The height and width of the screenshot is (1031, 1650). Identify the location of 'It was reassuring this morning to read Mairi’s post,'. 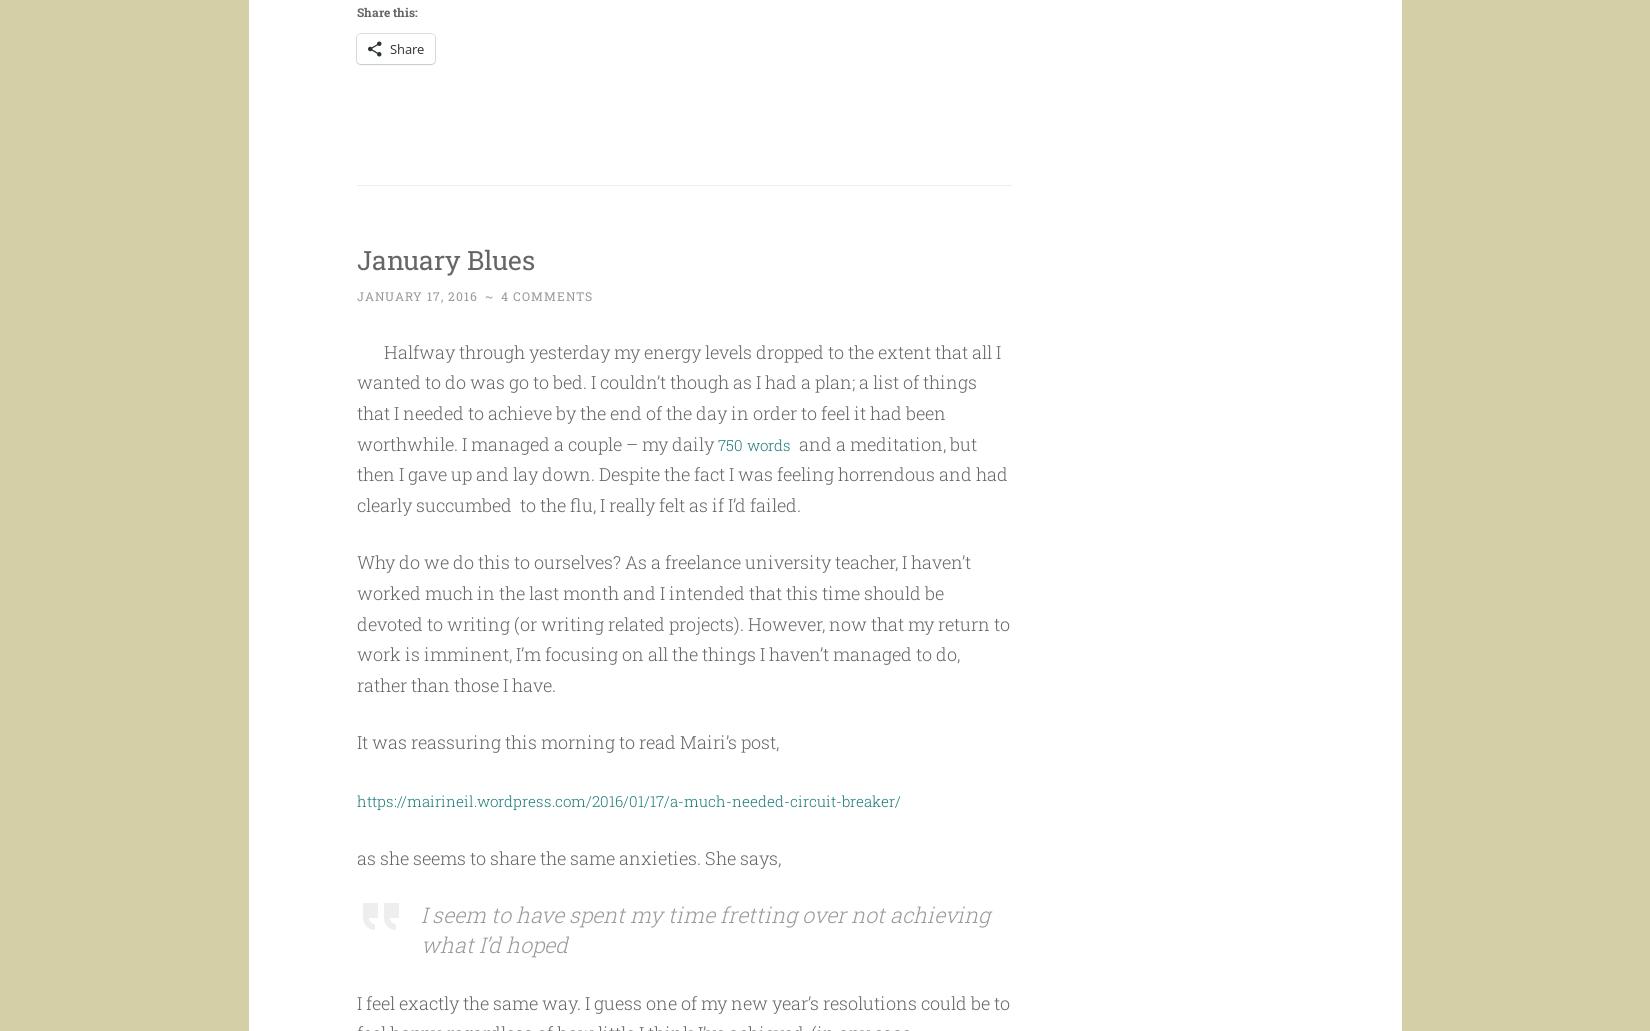
(356, 779).